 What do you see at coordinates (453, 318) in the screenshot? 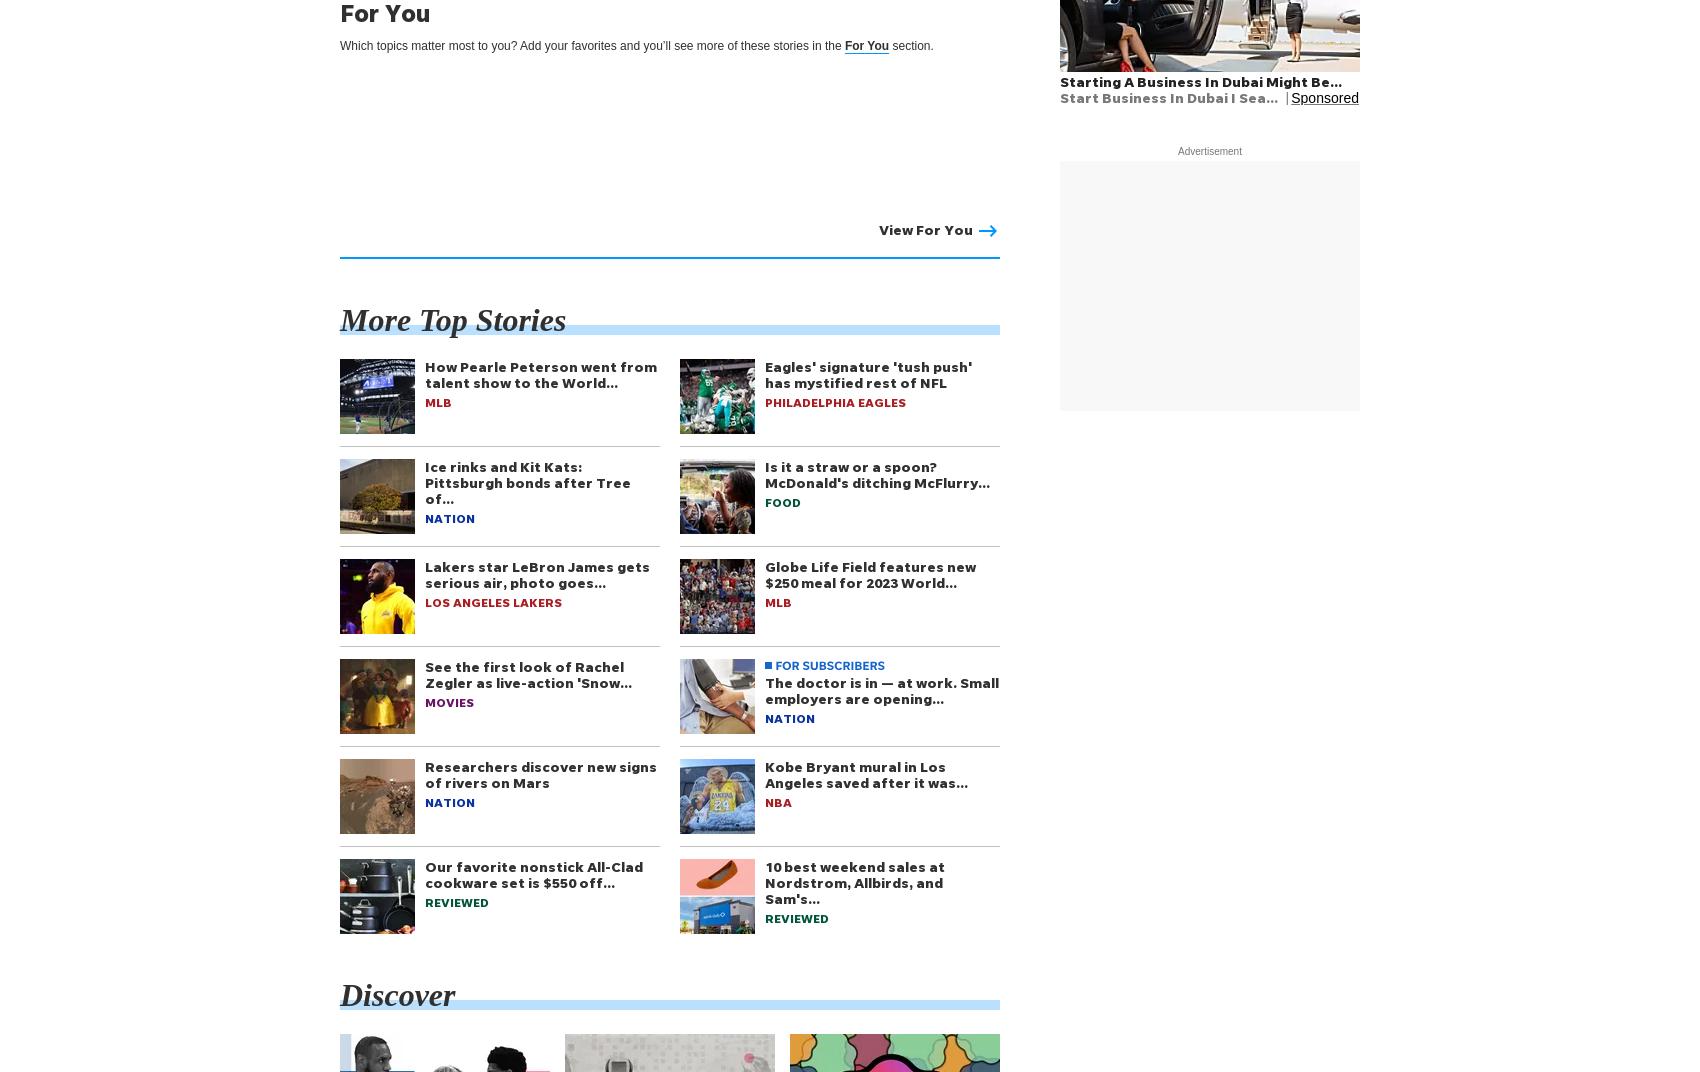
I see `'More Top Stories'` at bounding box center [453, 318].